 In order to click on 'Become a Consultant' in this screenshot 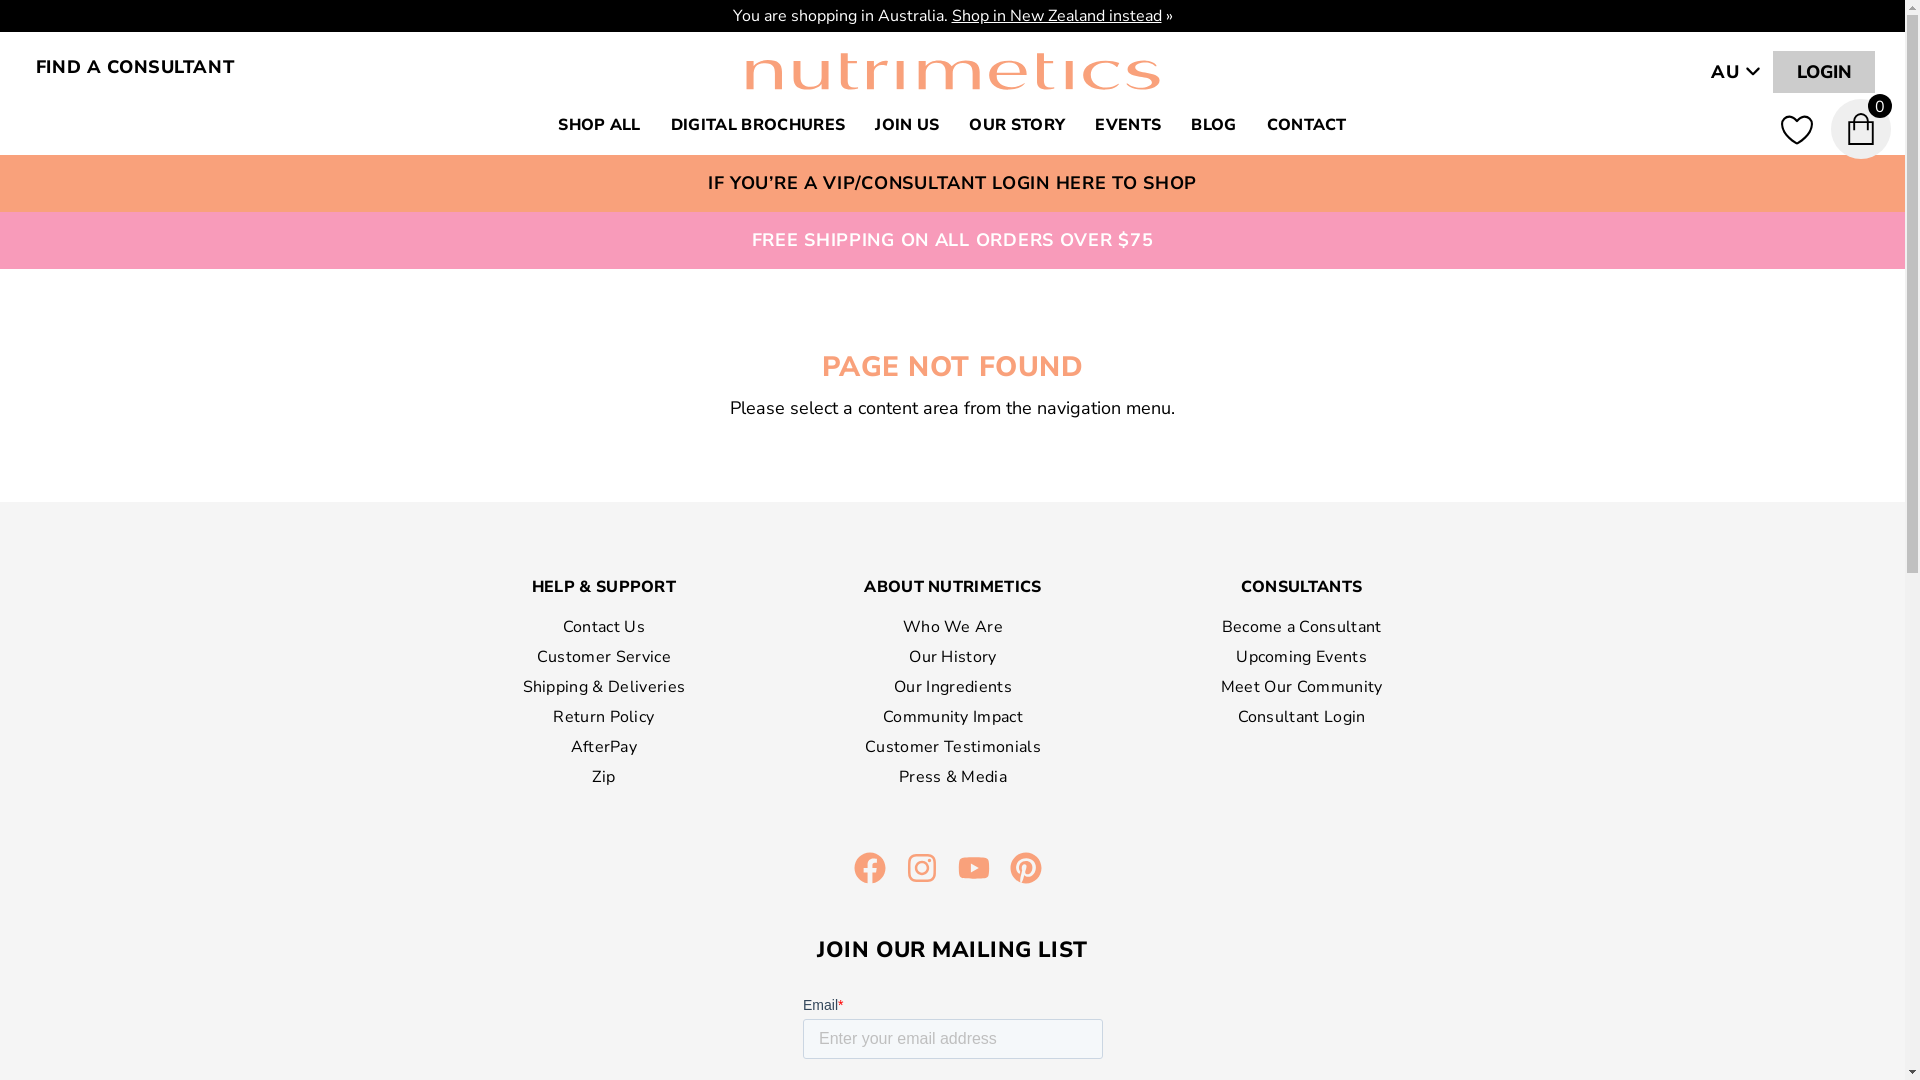, I will do `click(1301, 626)`.